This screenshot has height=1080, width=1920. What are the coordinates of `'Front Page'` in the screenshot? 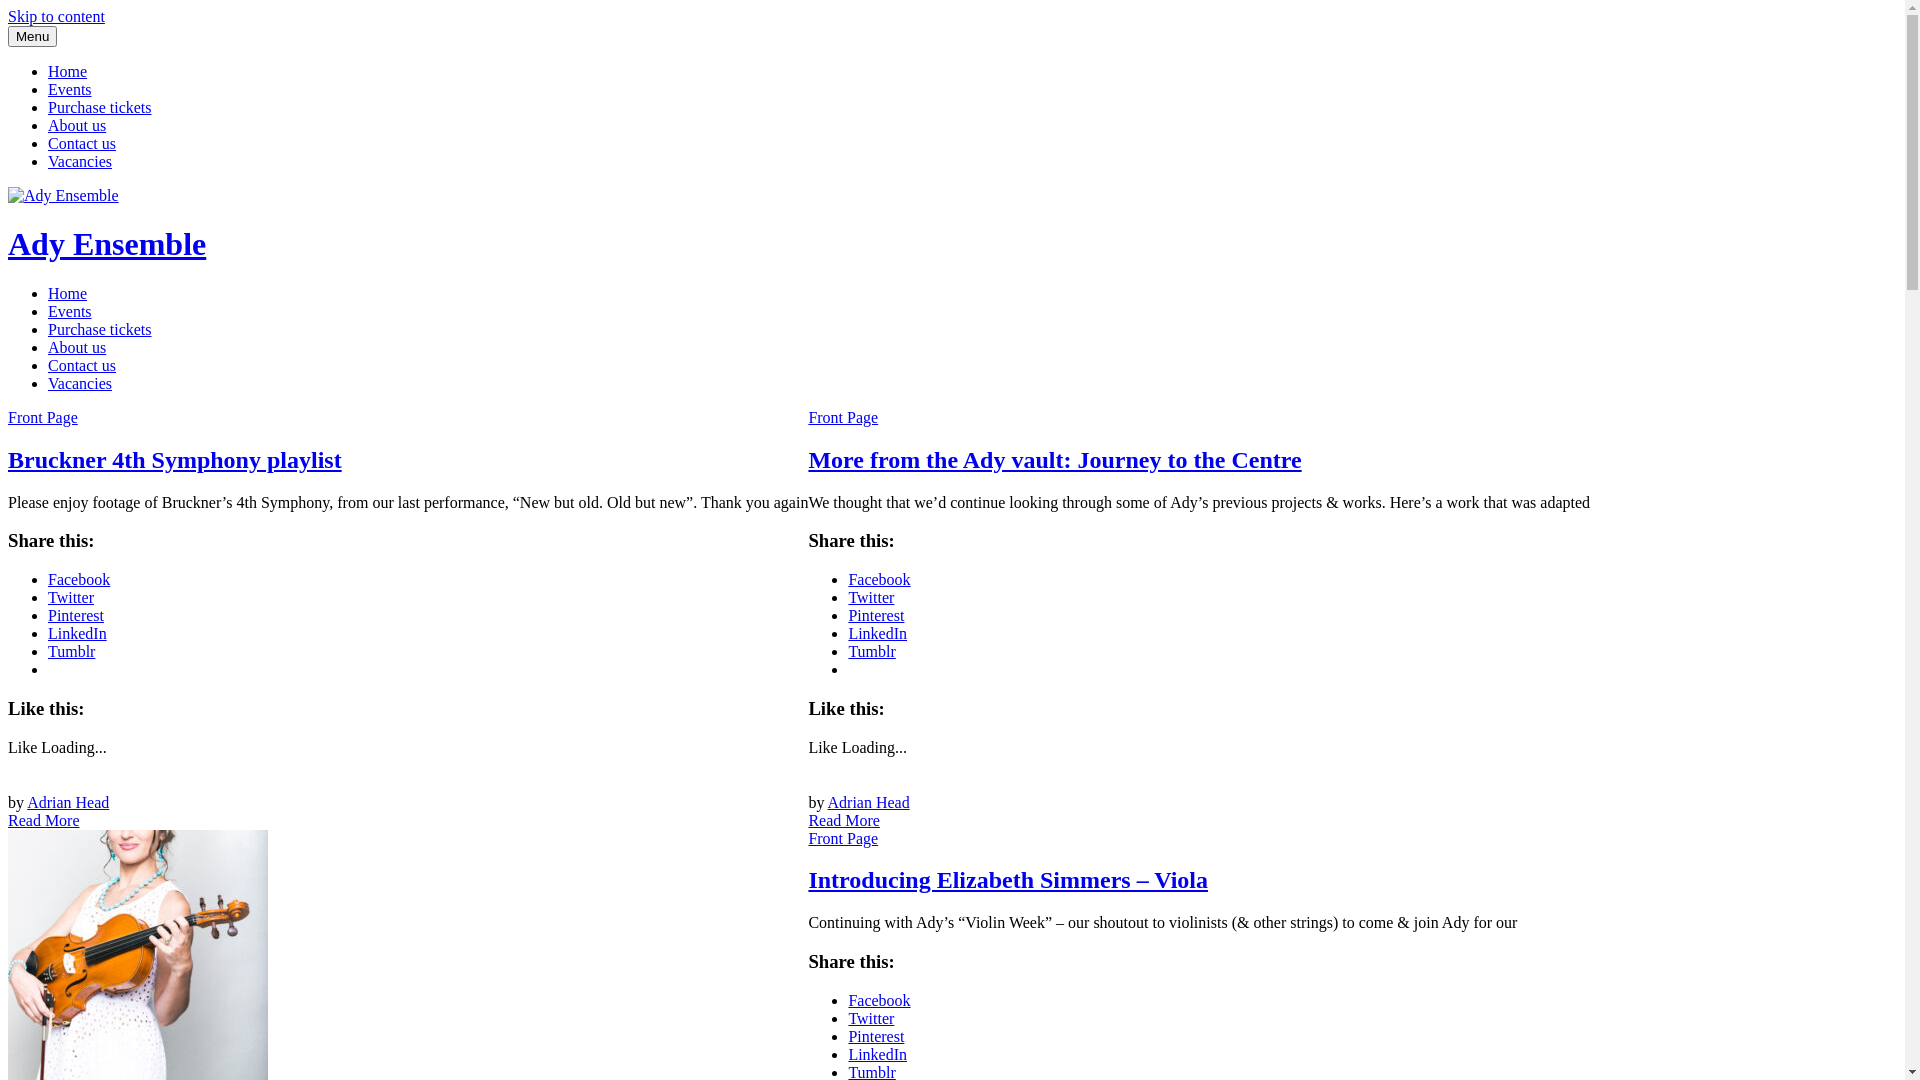 It's located at (843, 838).